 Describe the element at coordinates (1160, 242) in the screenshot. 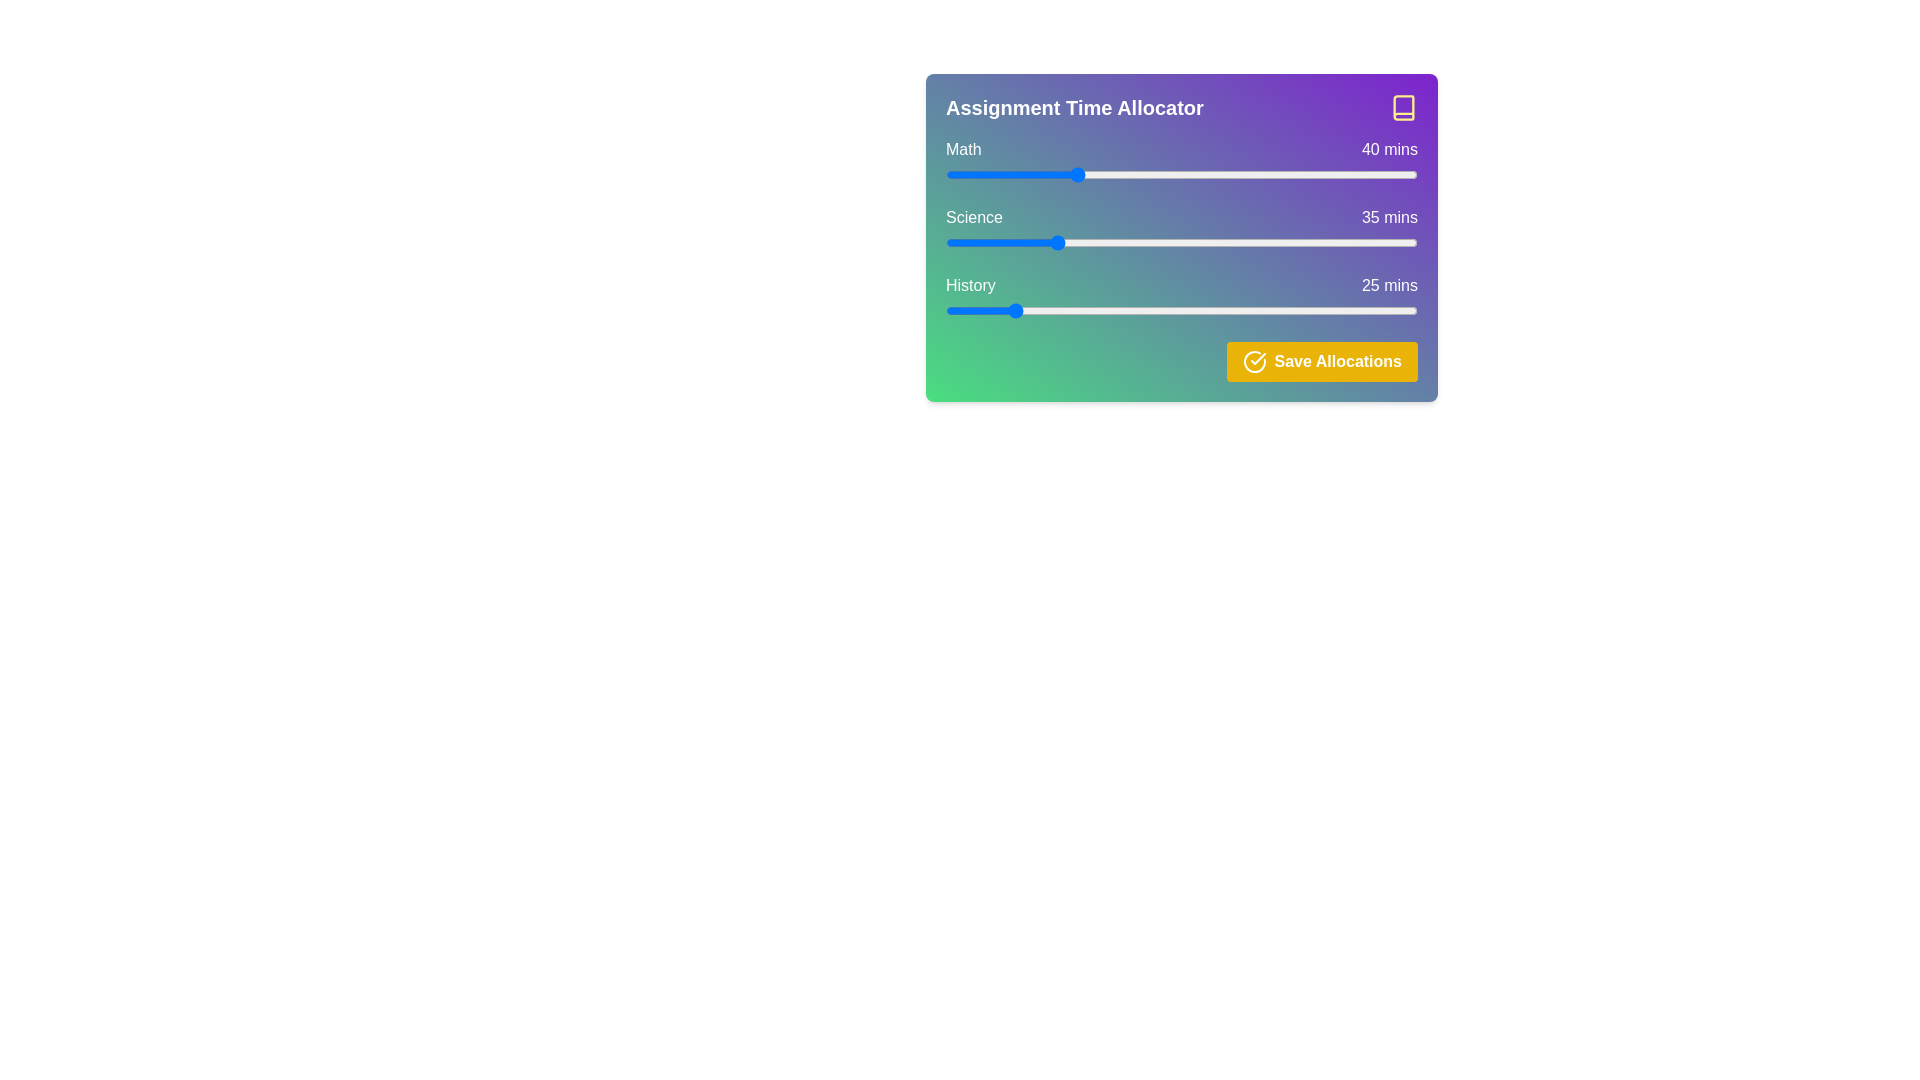

I see `allocation time` at that location.